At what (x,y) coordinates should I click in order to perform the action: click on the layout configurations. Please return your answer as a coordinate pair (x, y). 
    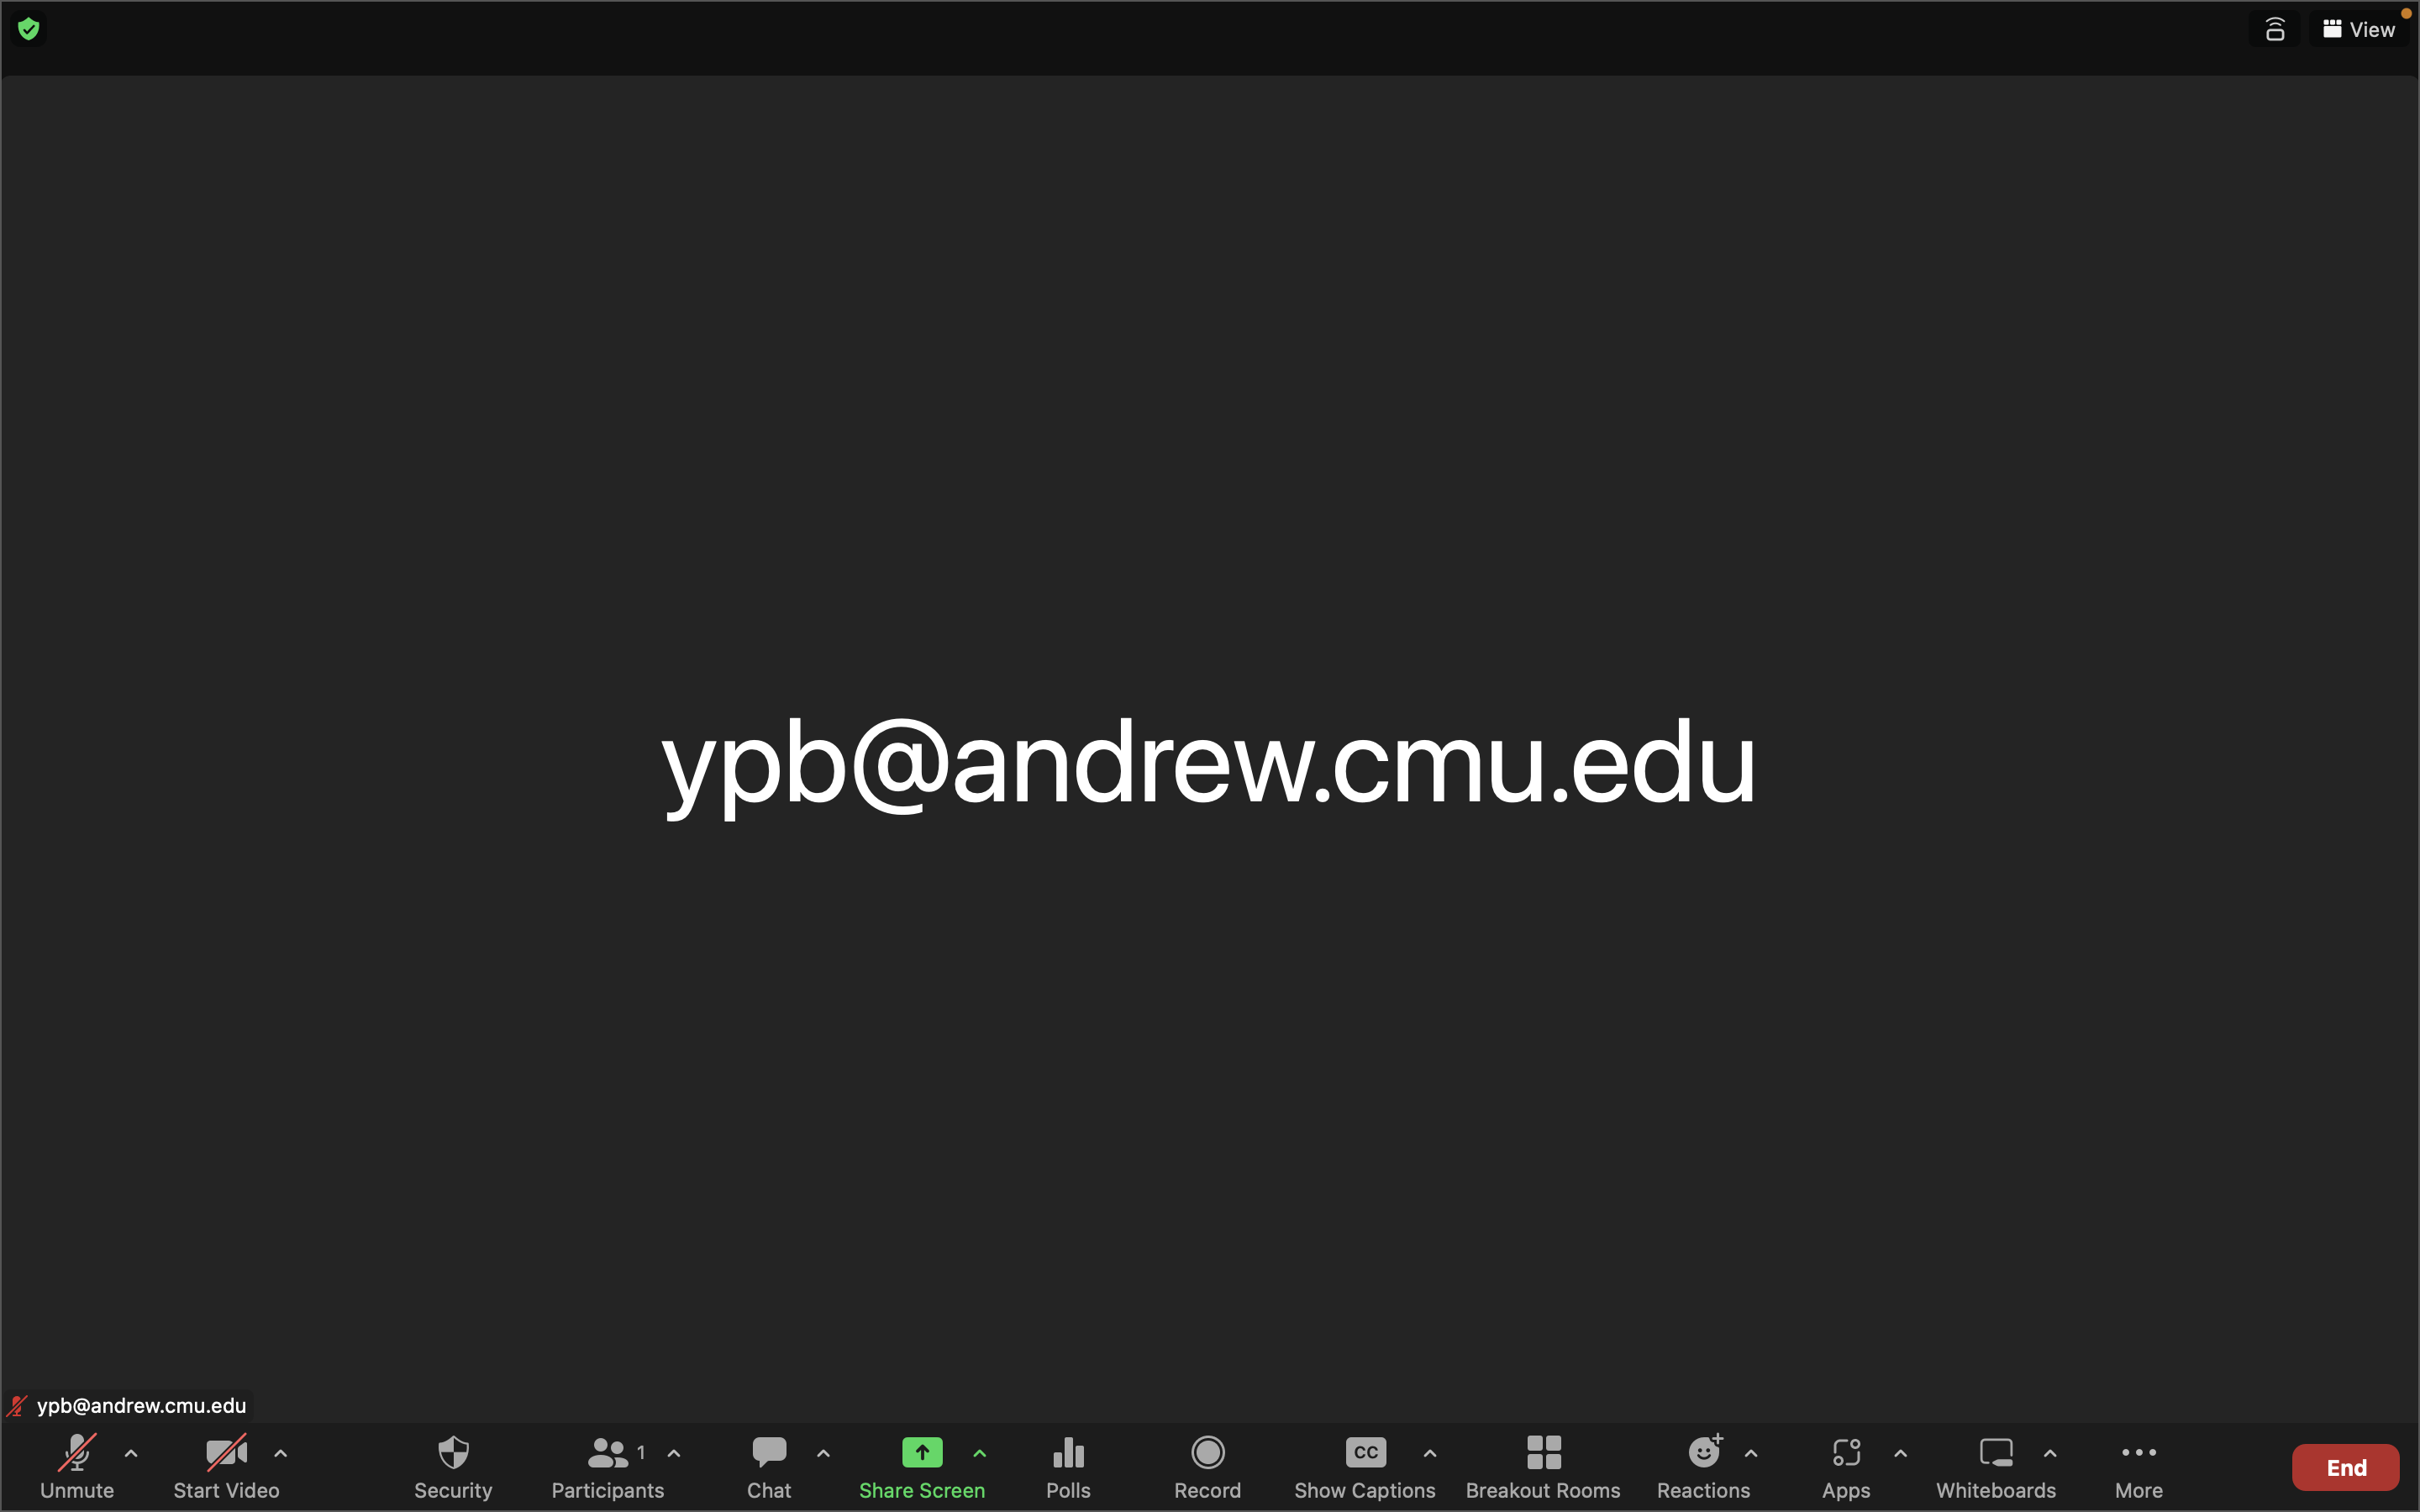
    Looking at the image, I should click on (2358, 29).